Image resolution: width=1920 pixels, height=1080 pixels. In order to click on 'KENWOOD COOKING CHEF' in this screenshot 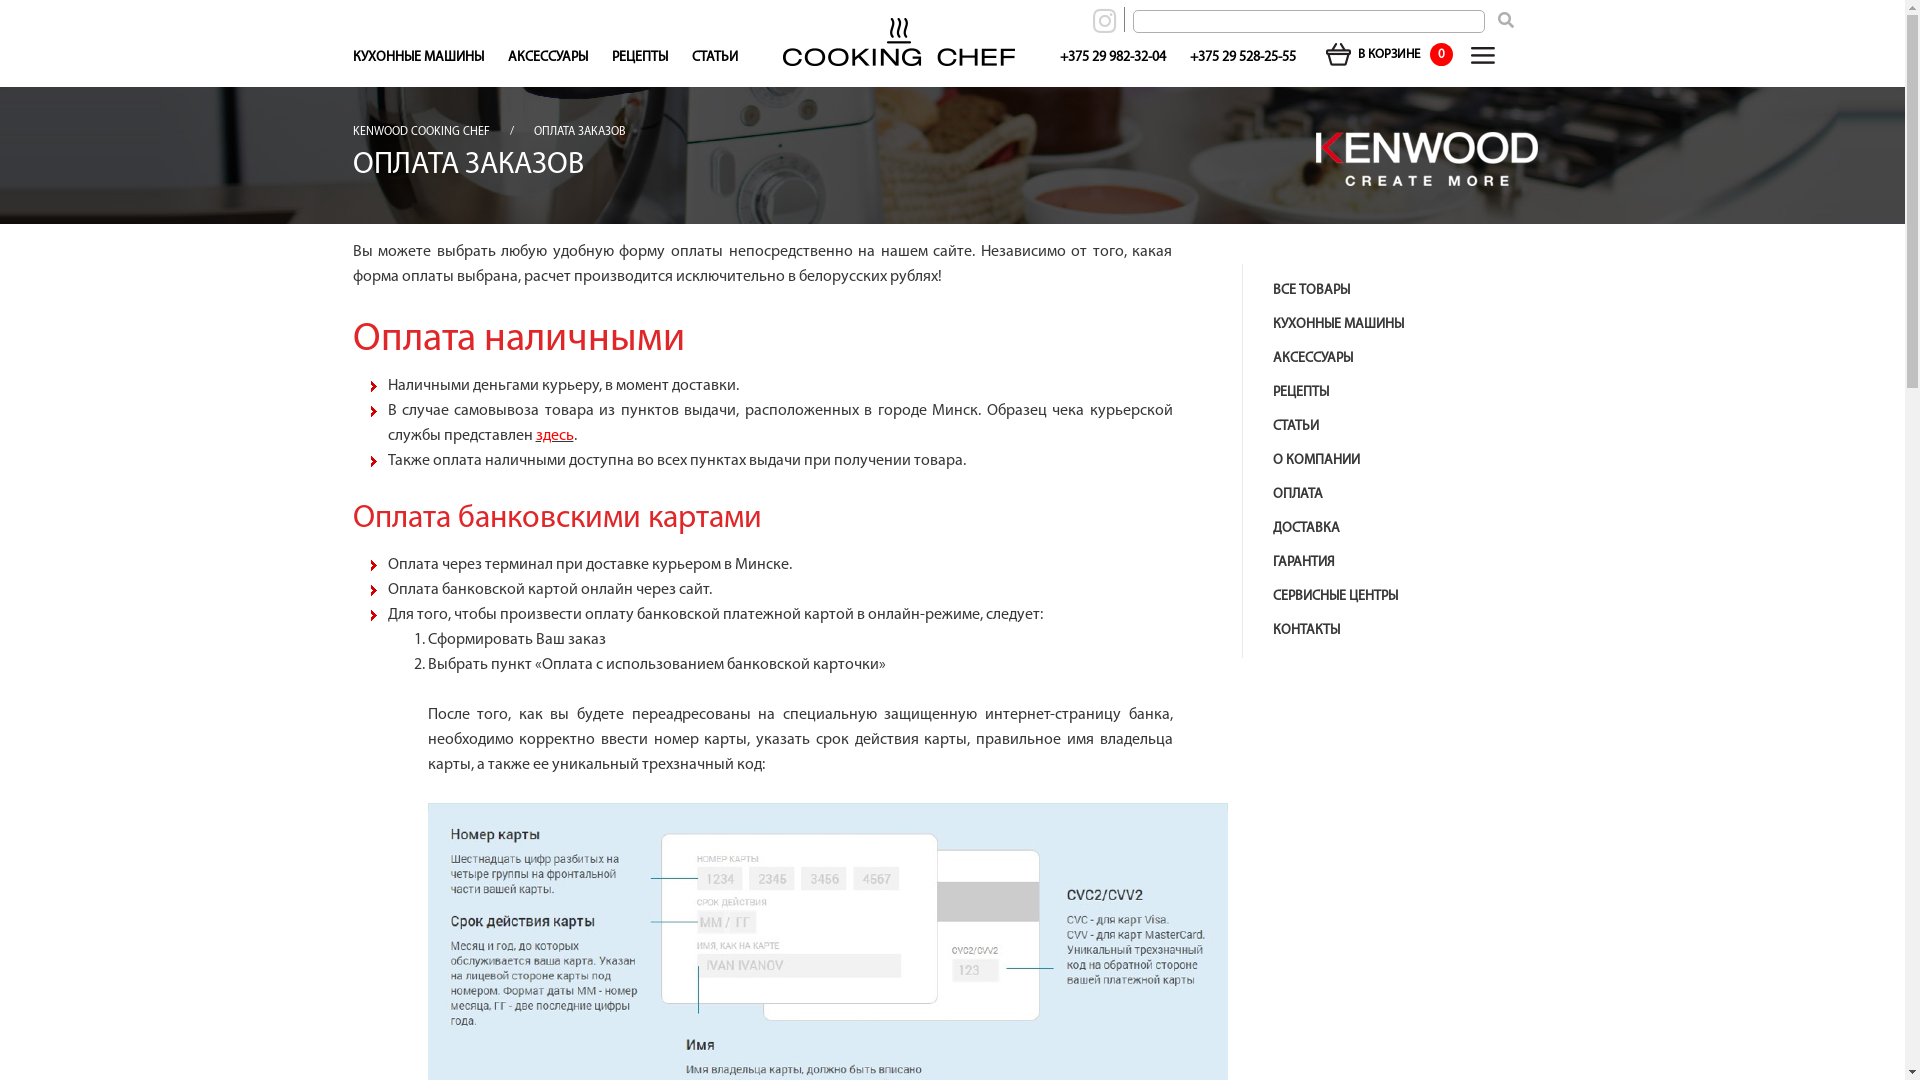, I will do `click(419, 131)`.